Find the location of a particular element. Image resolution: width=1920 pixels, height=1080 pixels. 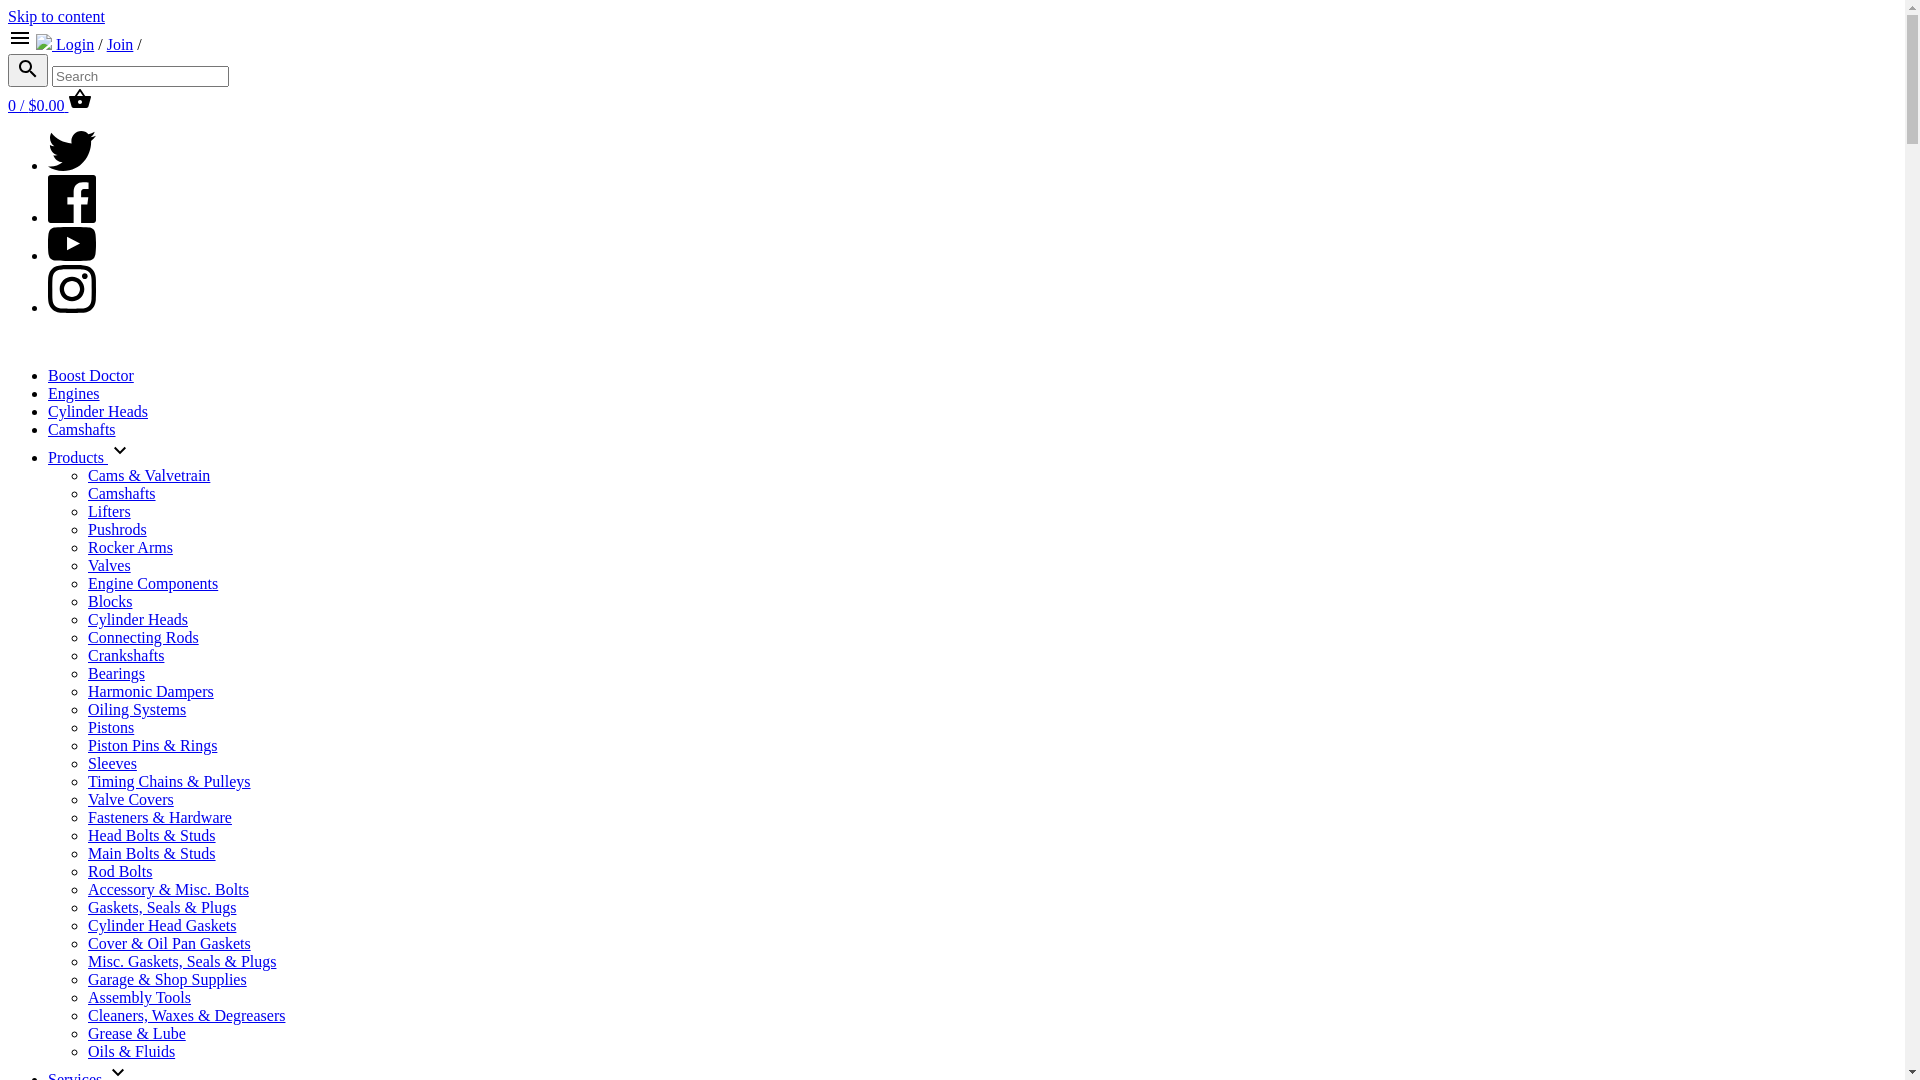

'Rocker Arms' is located at coordinates (129, 547).